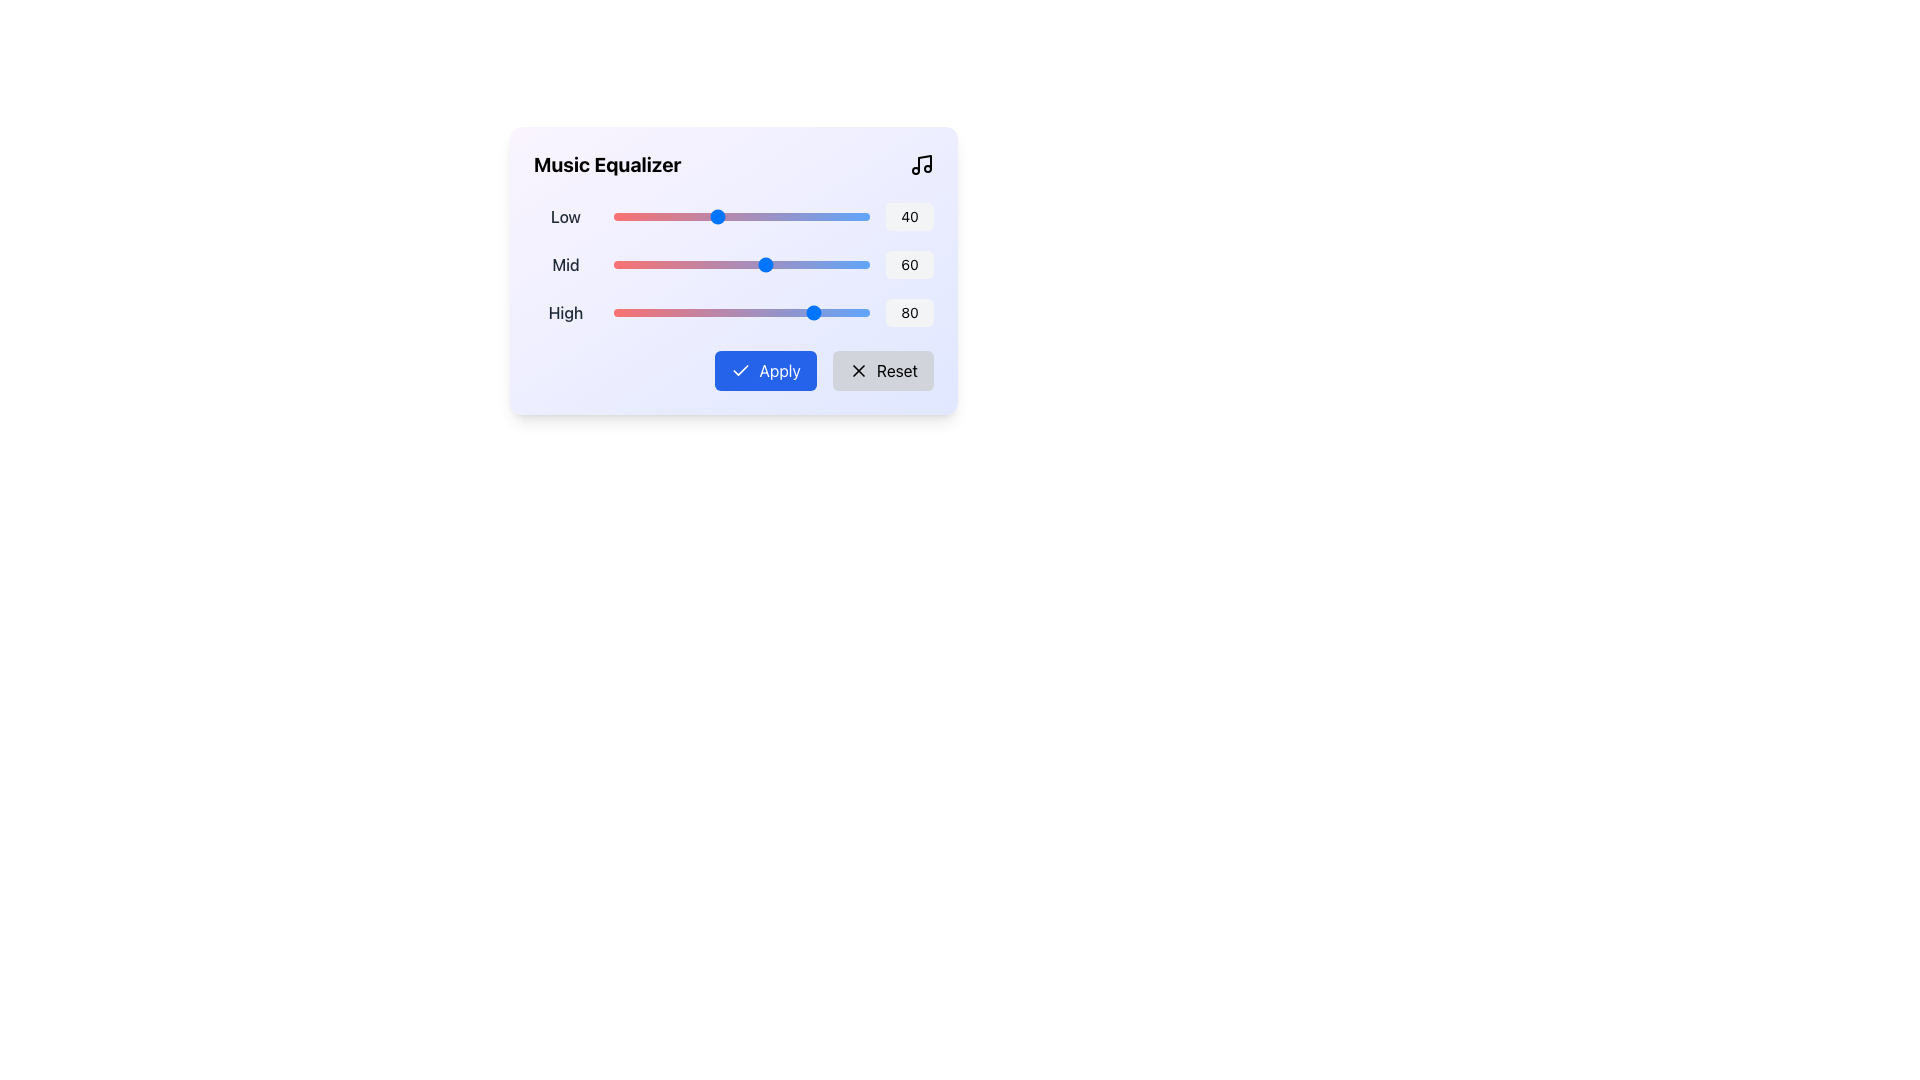  I want to click on the label that indicates the 'Mid' level of the equalizer settings, positioned to the left of the horizontal slider displaying a numerical value '60', so click(565, 264).